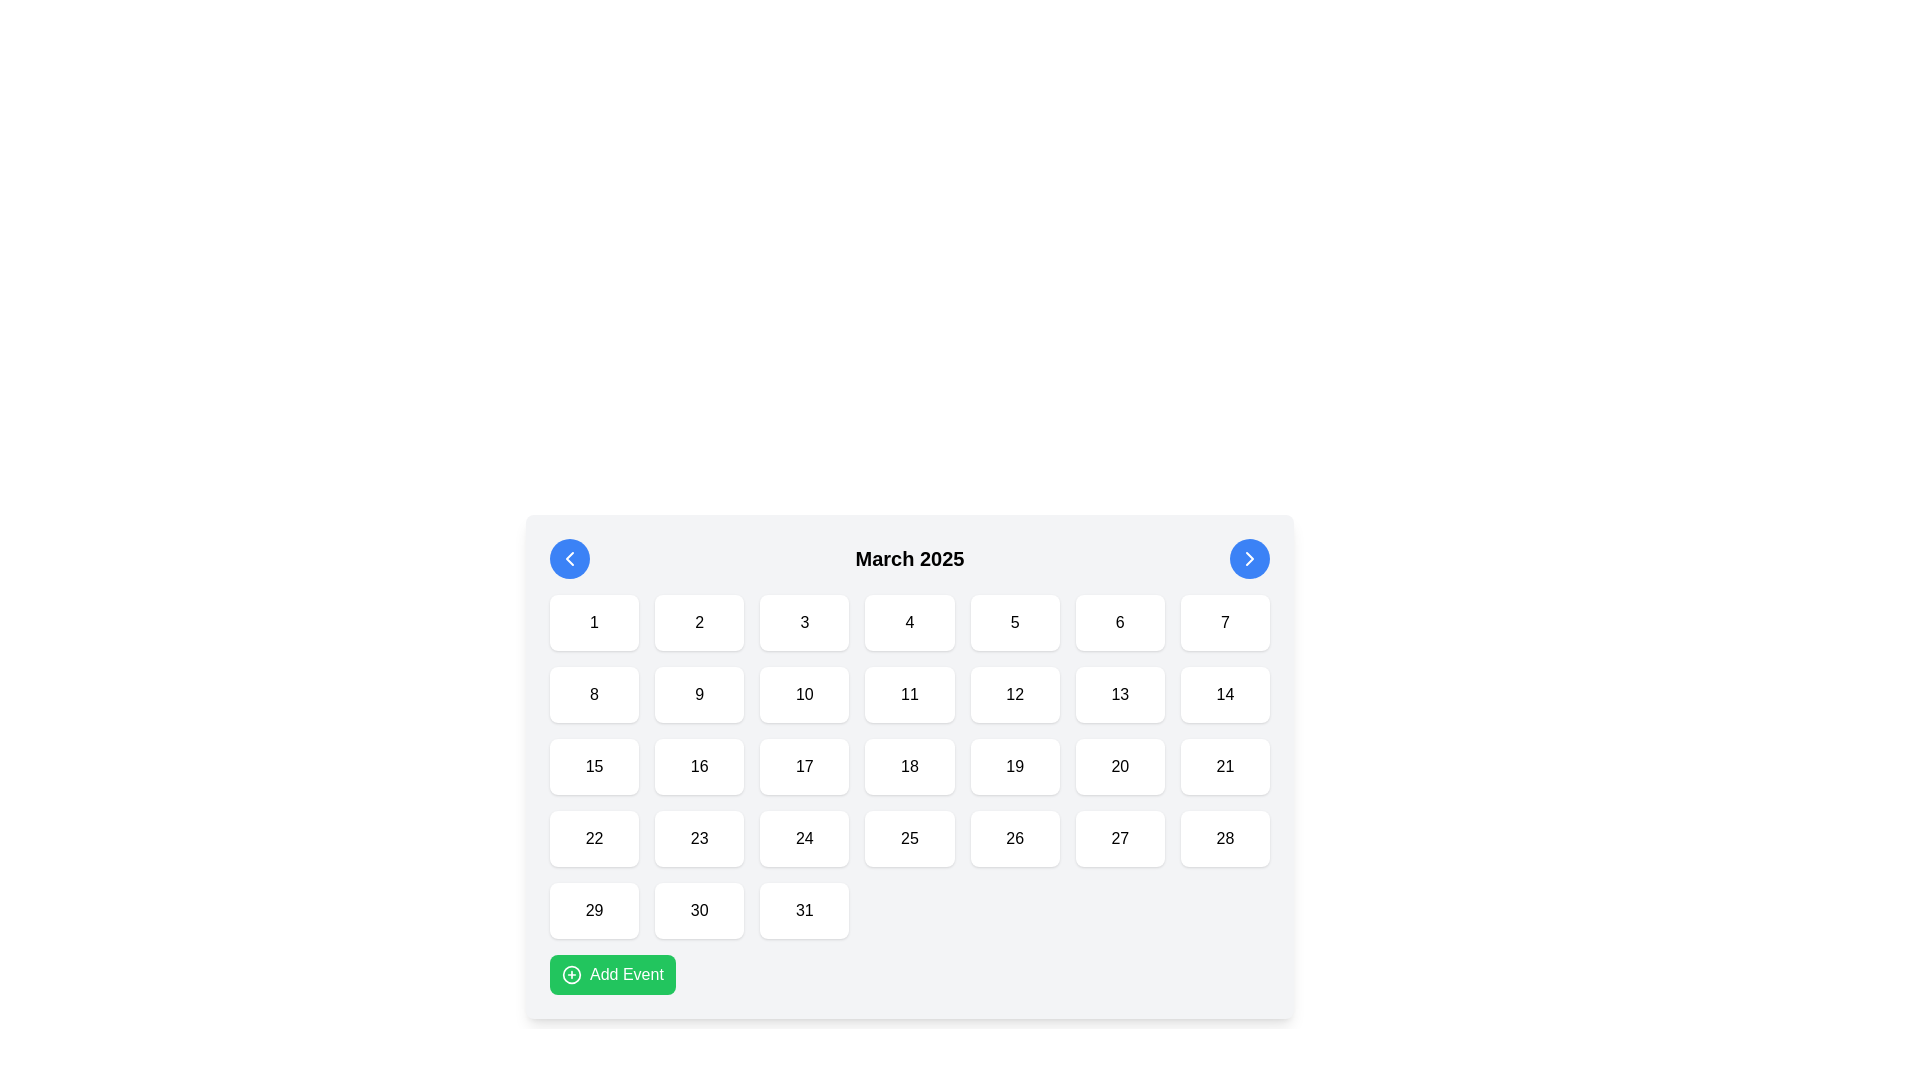  I want to click on the button labeled '31' in the calendar for March 2025, so click(804, 910).